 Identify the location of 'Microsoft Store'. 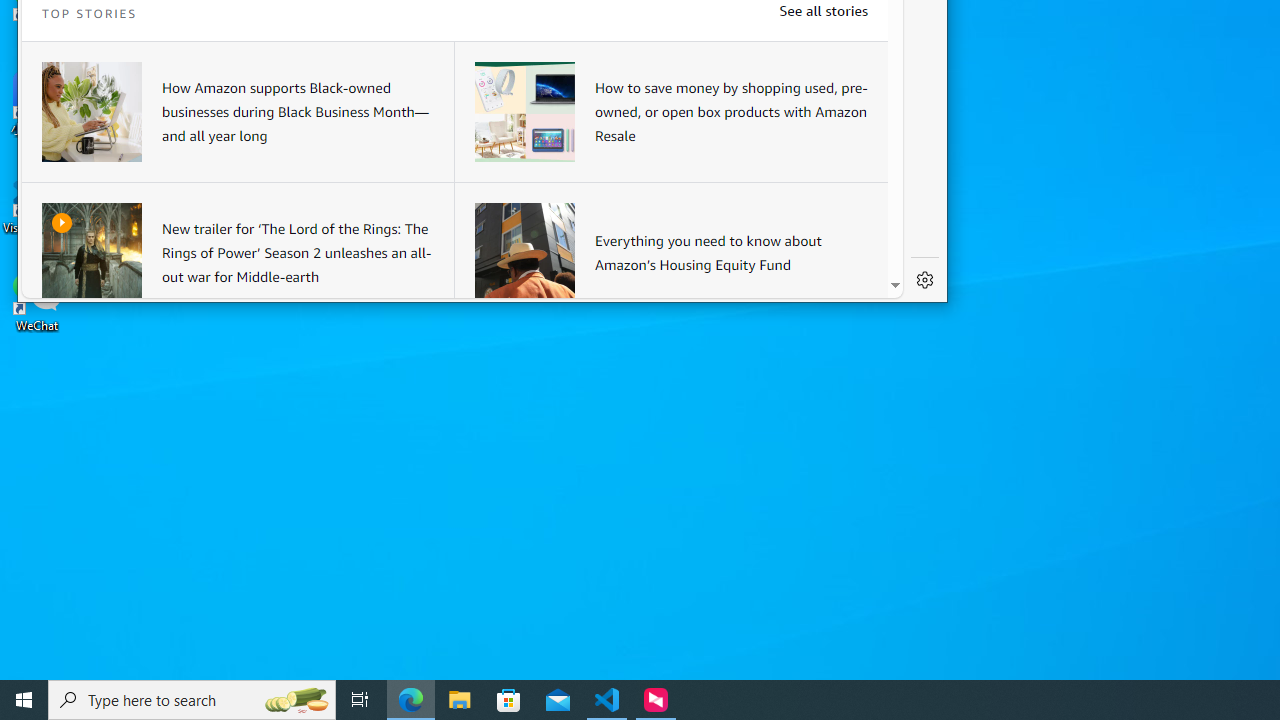
(509, 698).